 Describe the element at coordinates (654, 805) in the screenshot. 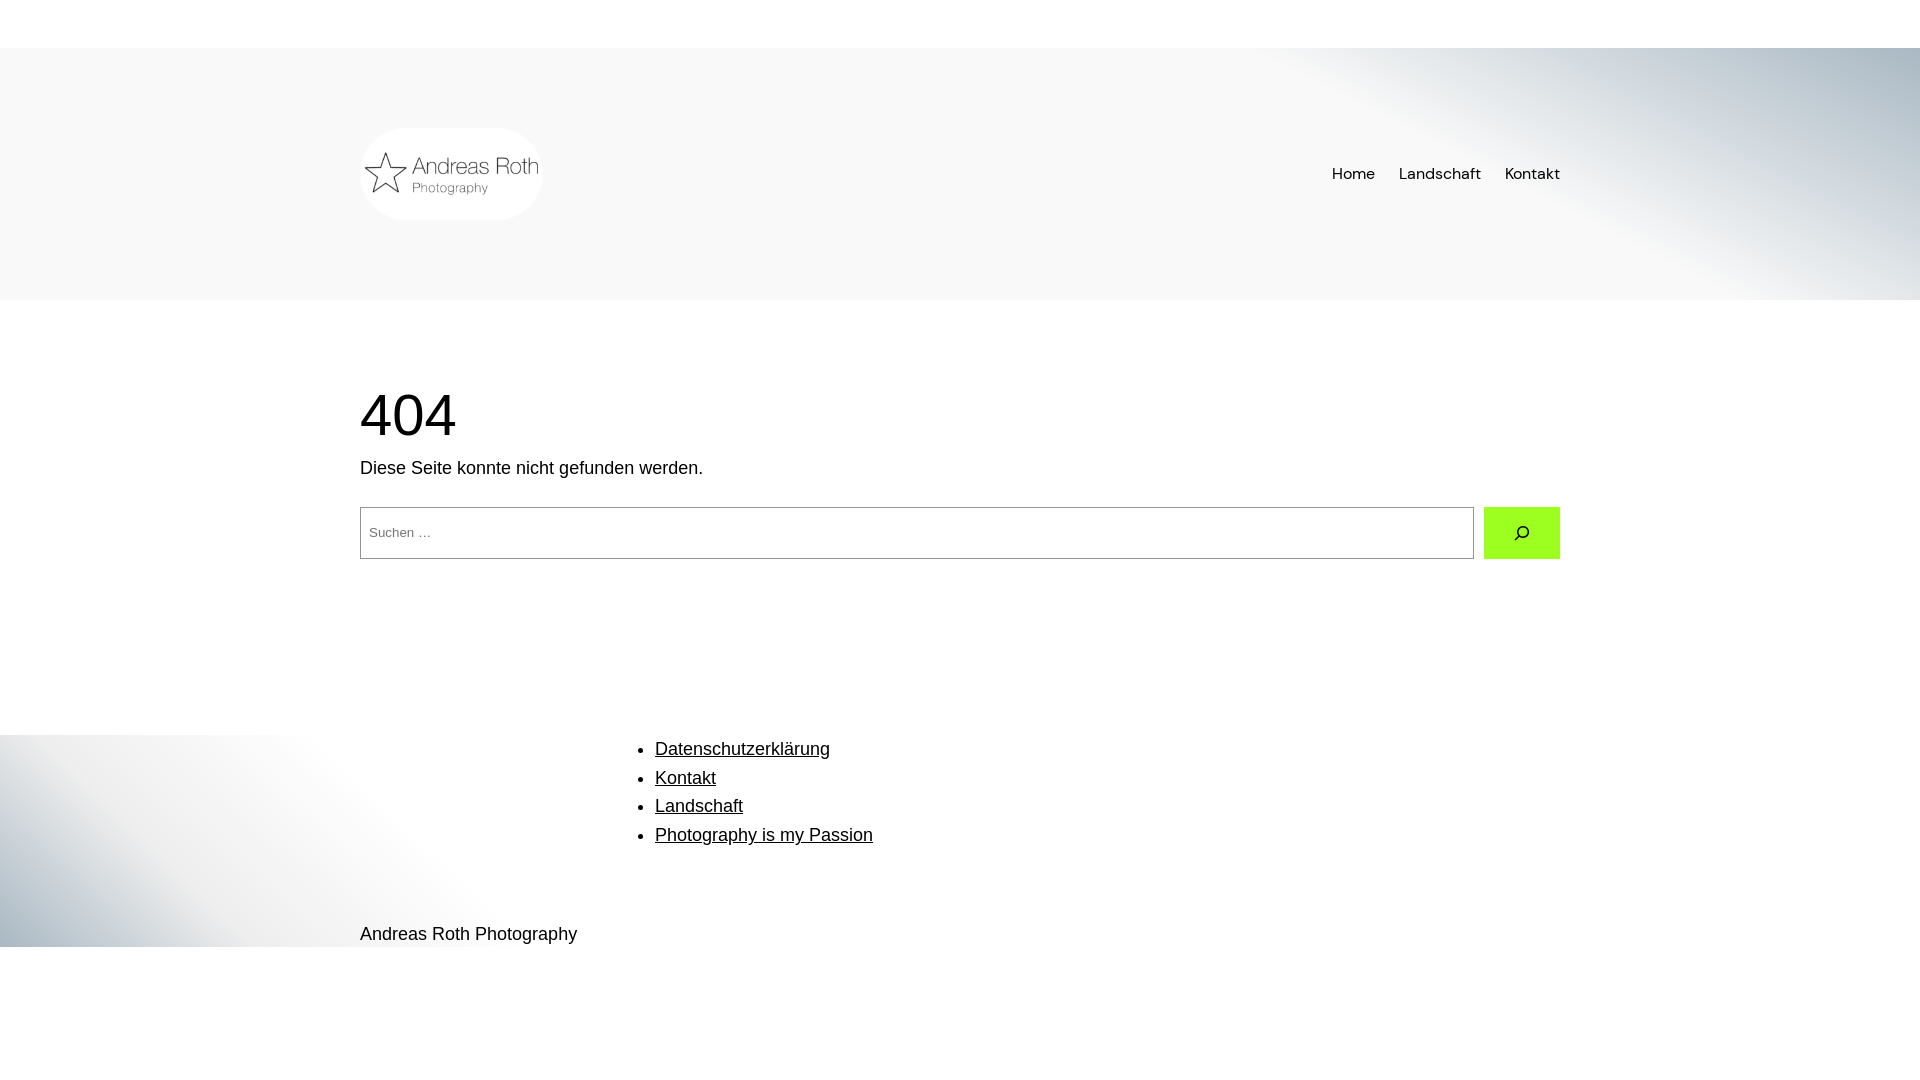

I see `'Landschaft'` at that location.